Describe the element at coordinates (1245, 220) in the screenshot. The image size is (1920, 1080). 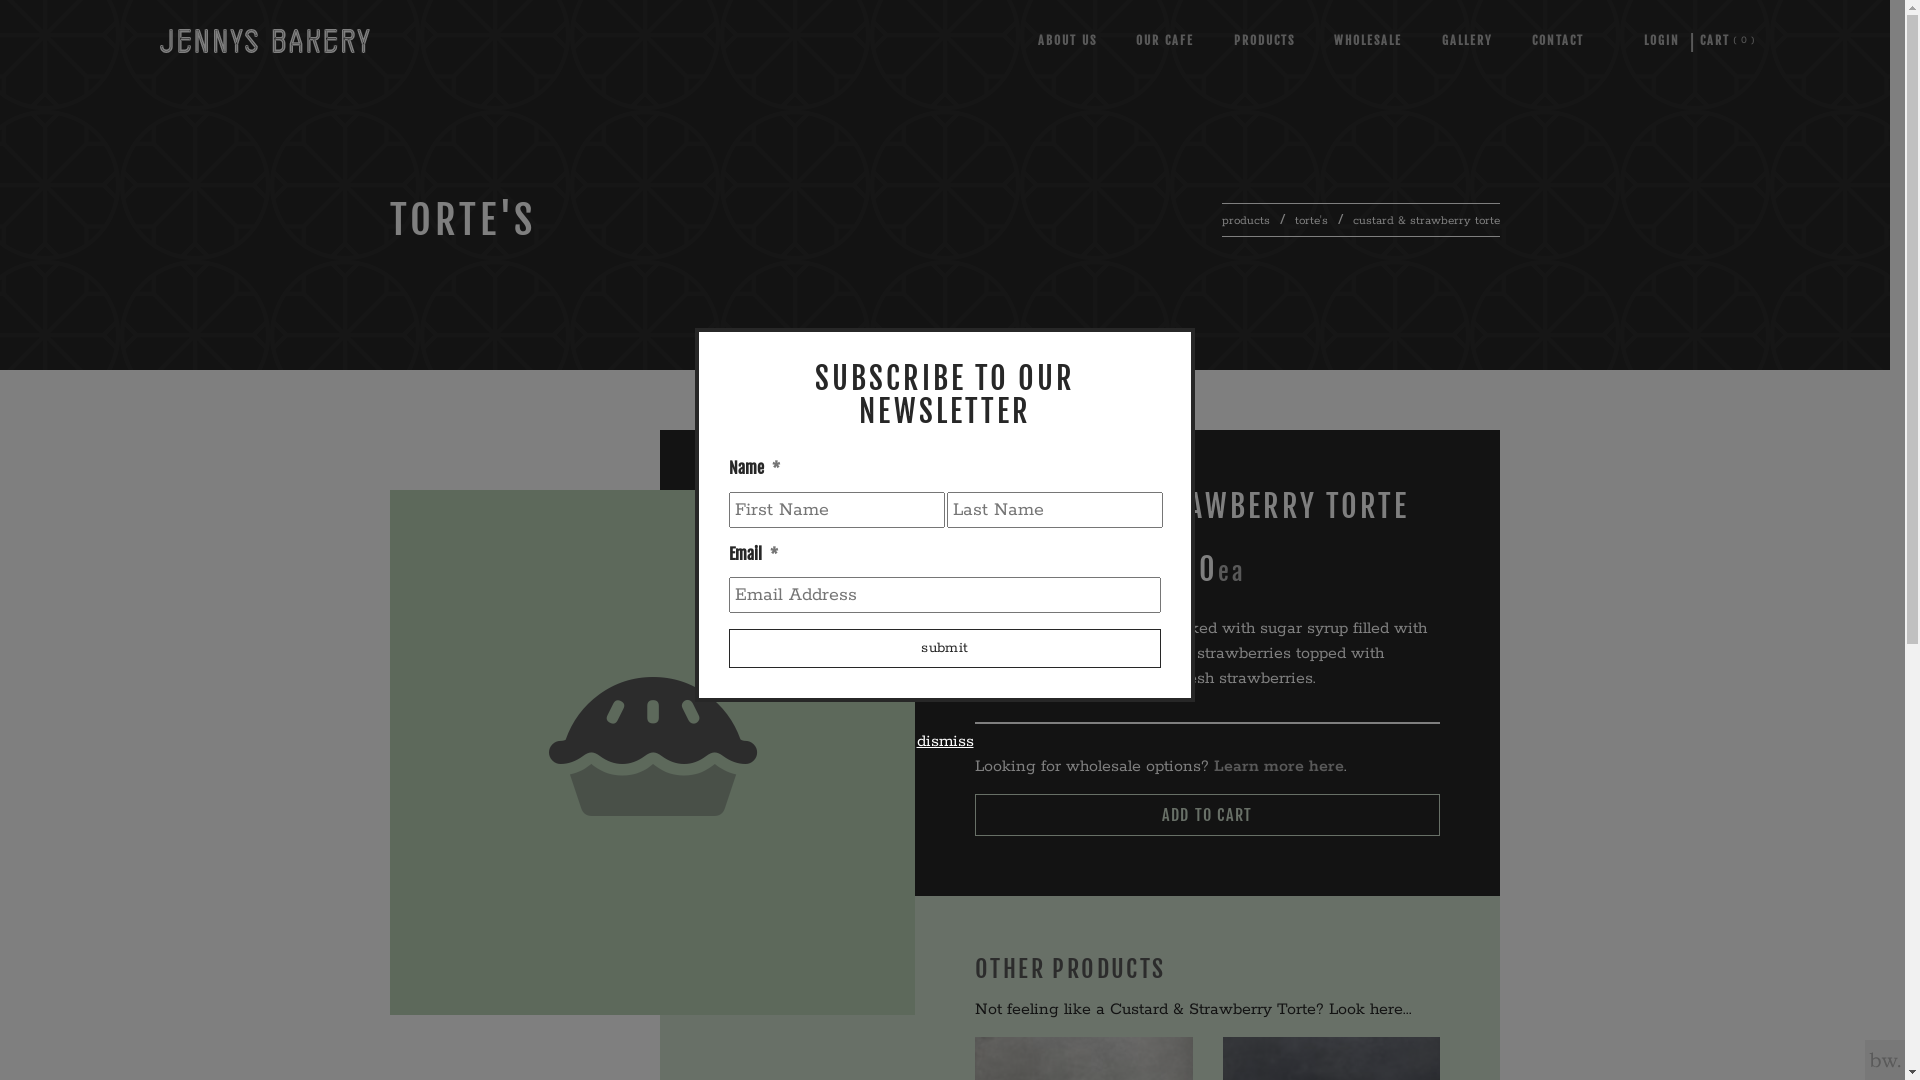
I see `'products'` at that location.